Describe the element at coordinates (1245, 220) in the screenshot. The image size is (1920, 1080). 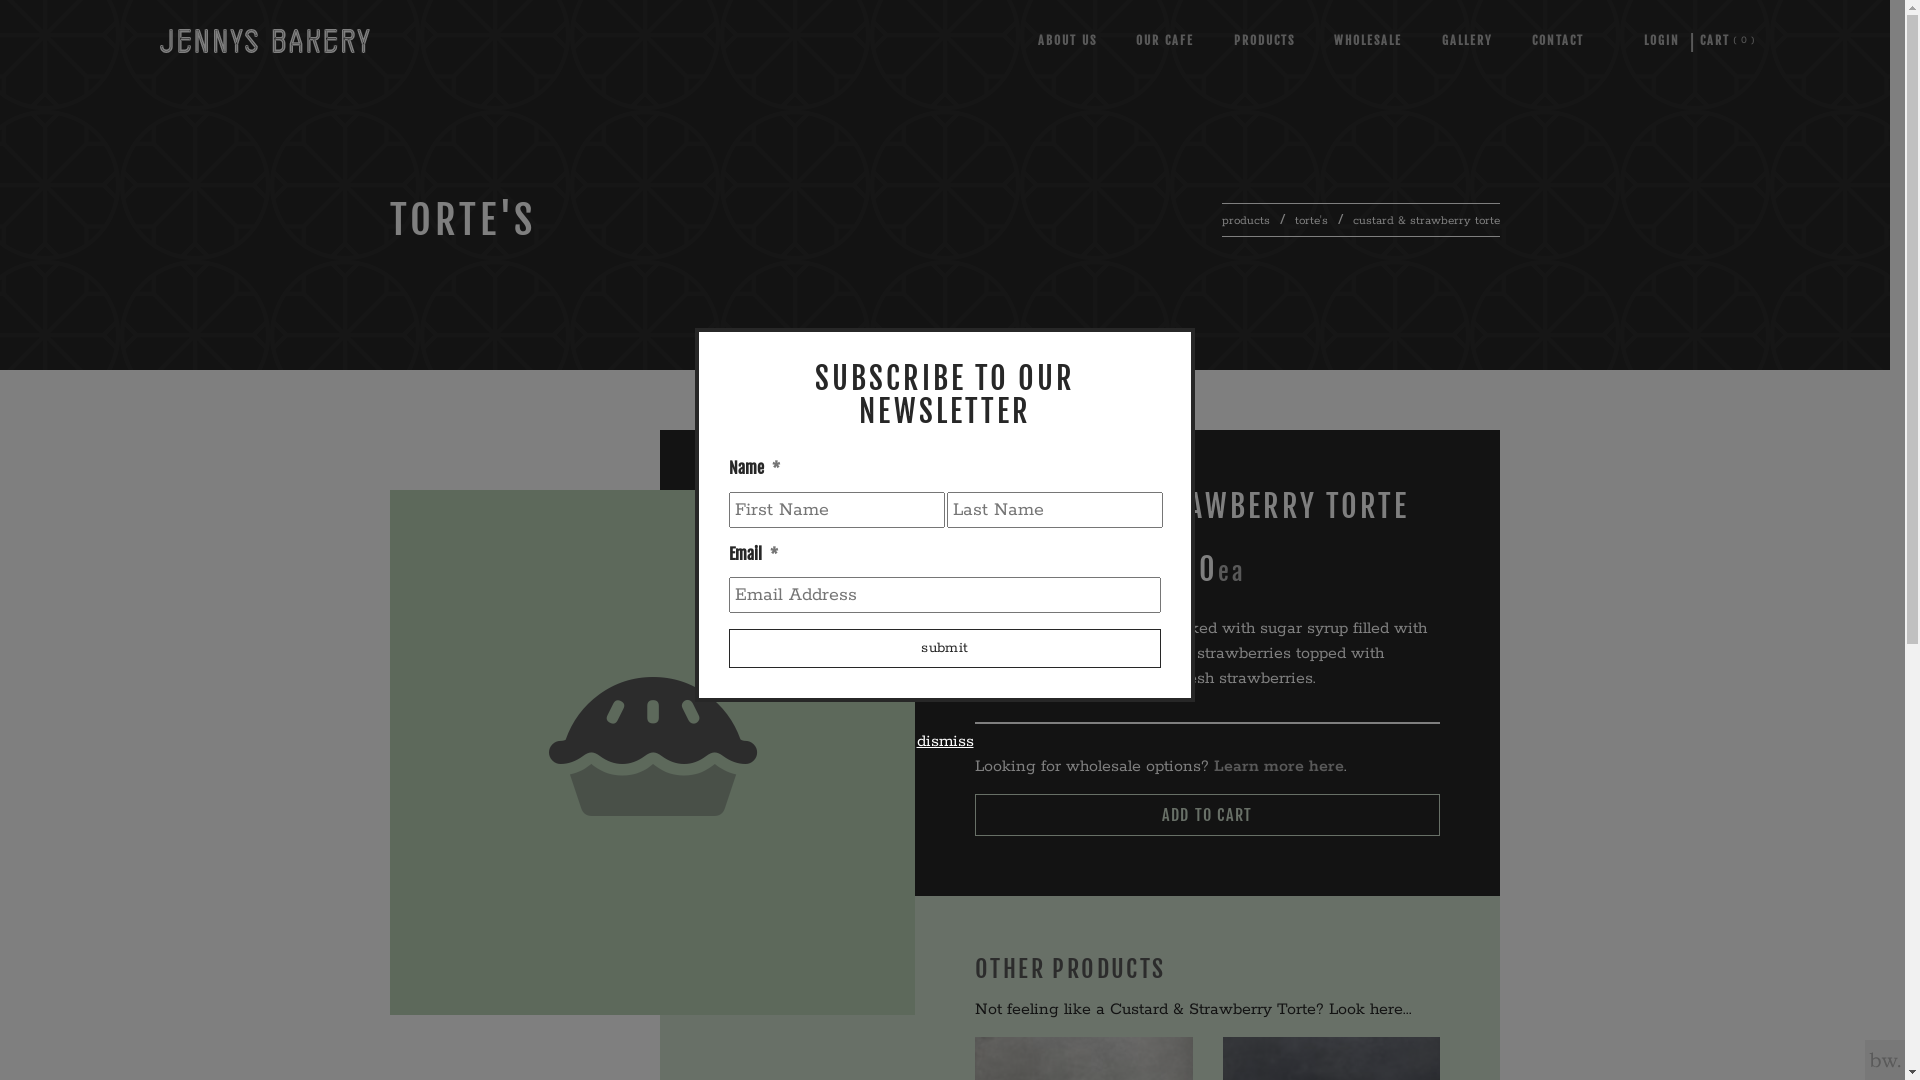
I see `'products'` at that location.